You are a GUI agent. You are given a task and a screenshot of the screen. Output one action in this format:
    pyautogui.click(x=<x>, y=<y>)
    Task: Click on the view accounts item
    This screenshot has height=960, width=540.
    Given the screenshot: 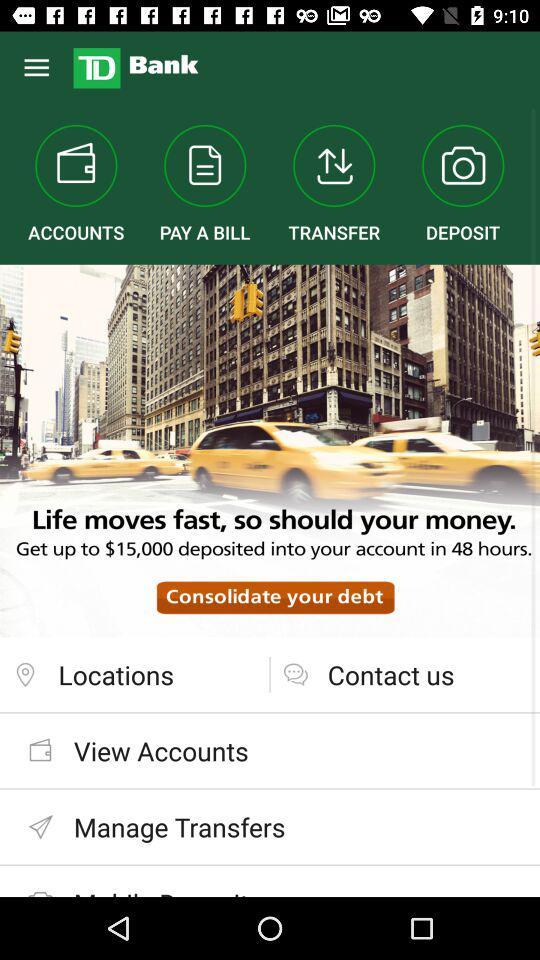 What is the action you would take?
    pyautogui.click(x=270, y=749)
    